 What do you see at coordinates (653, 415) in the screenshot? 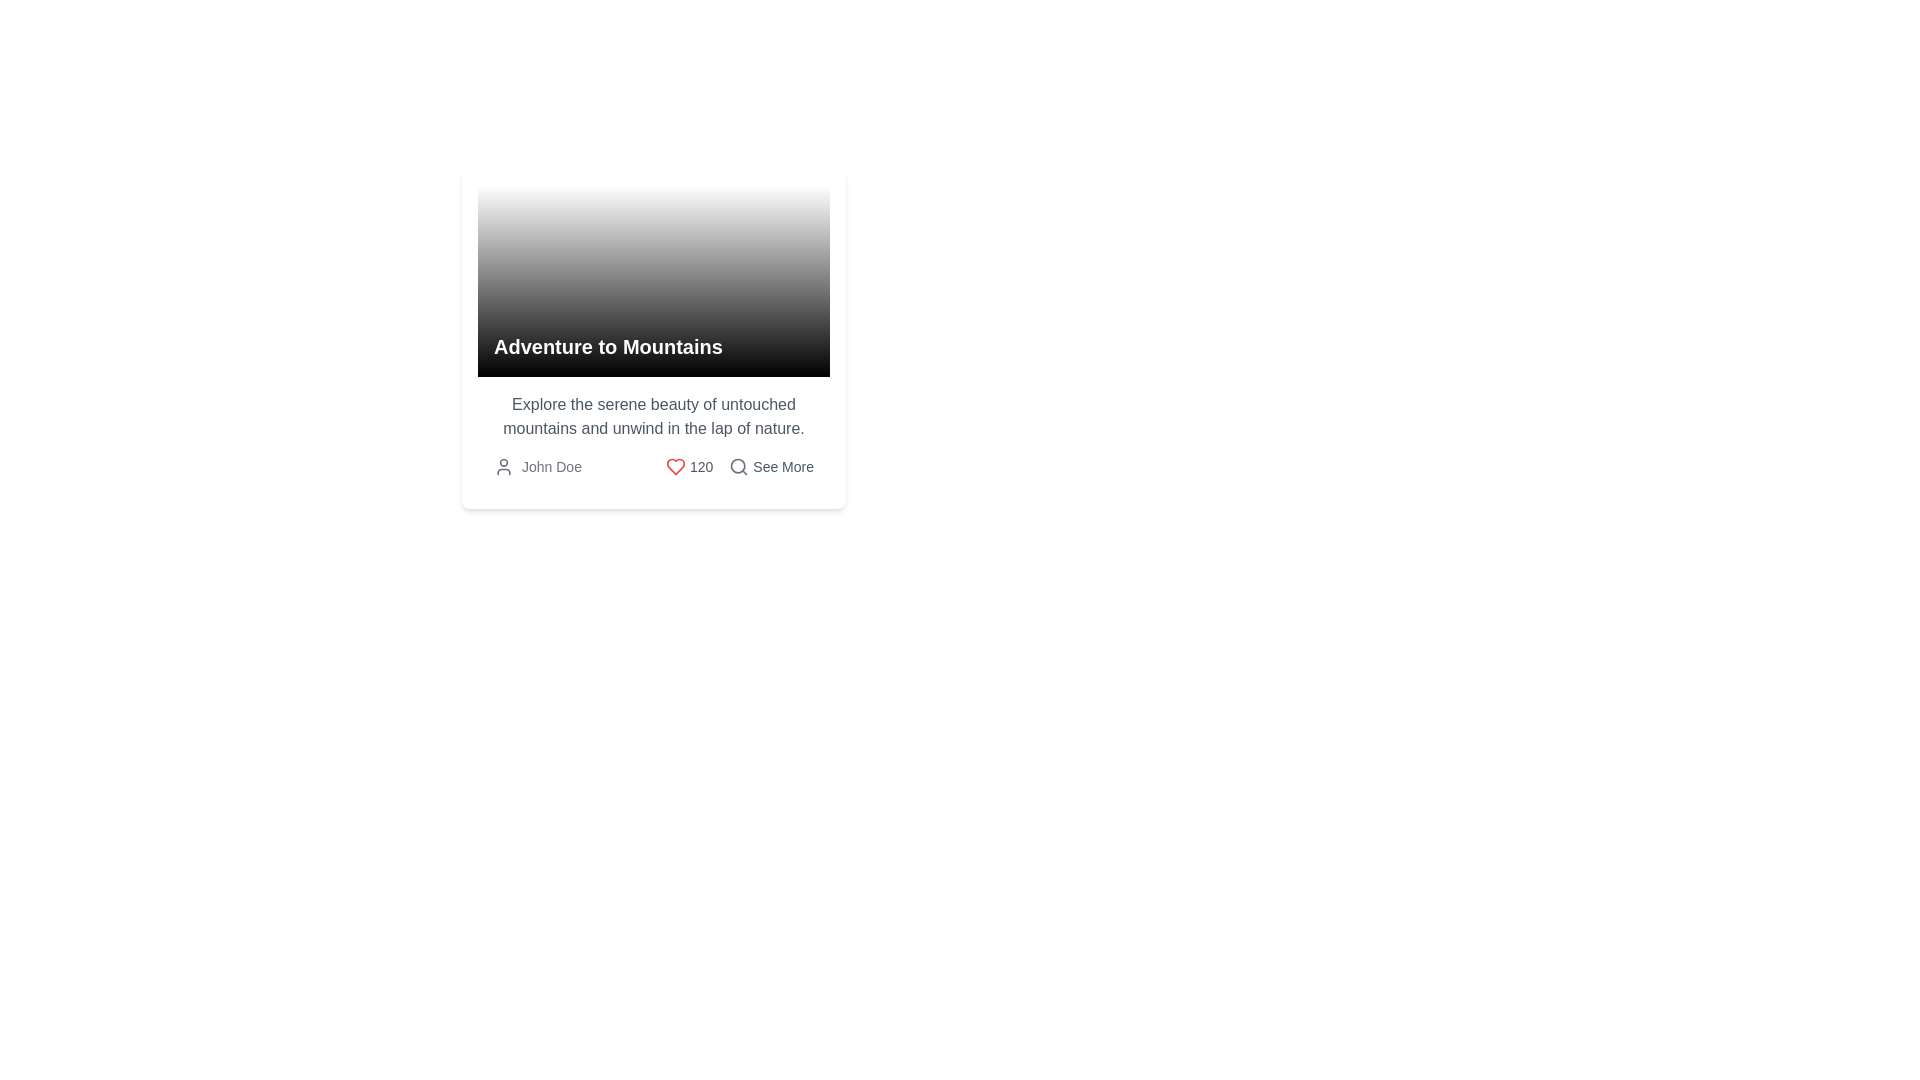
I see `the descriptive Text Block element that provides information about the content or offering displayed above it, located in the middle section of the bounding card` at bounding box center [653, 415].